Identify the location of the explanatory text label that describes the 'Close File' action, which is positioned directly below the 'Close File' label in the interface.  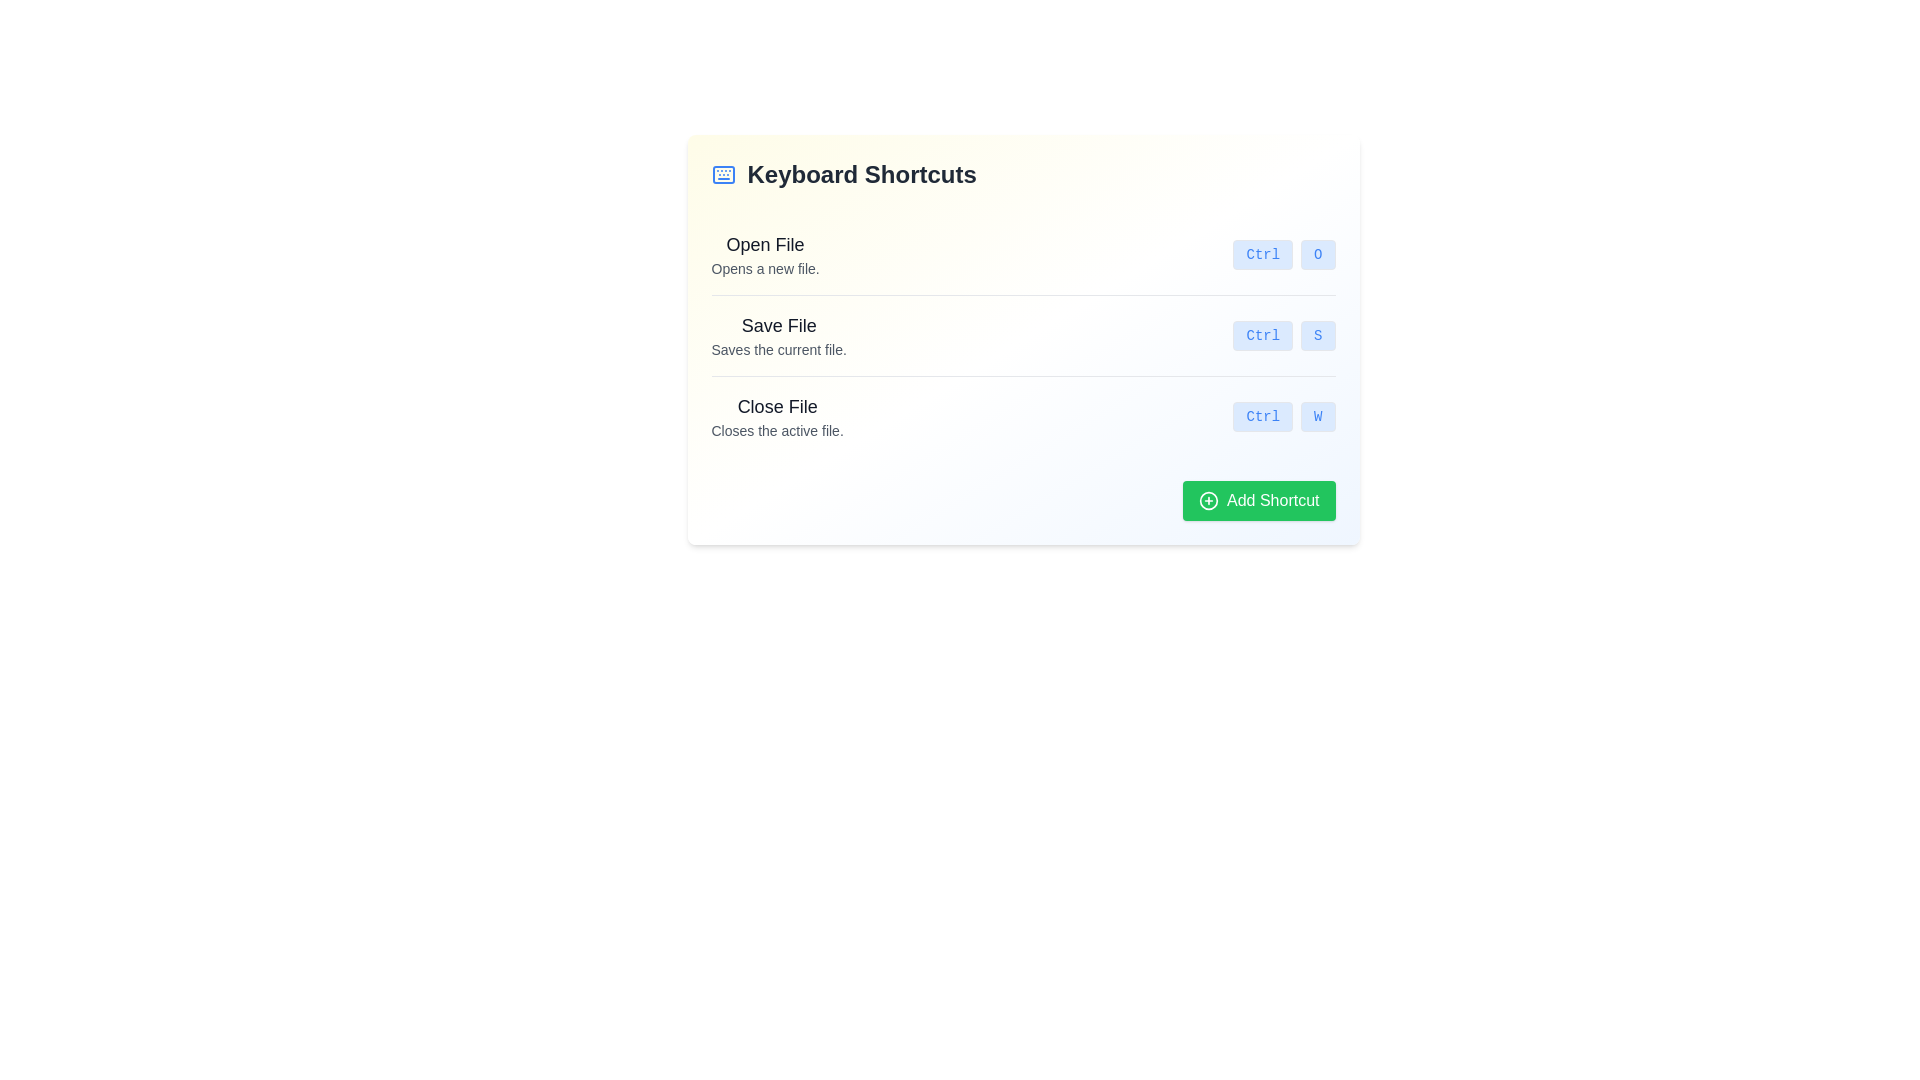
(776, 430).